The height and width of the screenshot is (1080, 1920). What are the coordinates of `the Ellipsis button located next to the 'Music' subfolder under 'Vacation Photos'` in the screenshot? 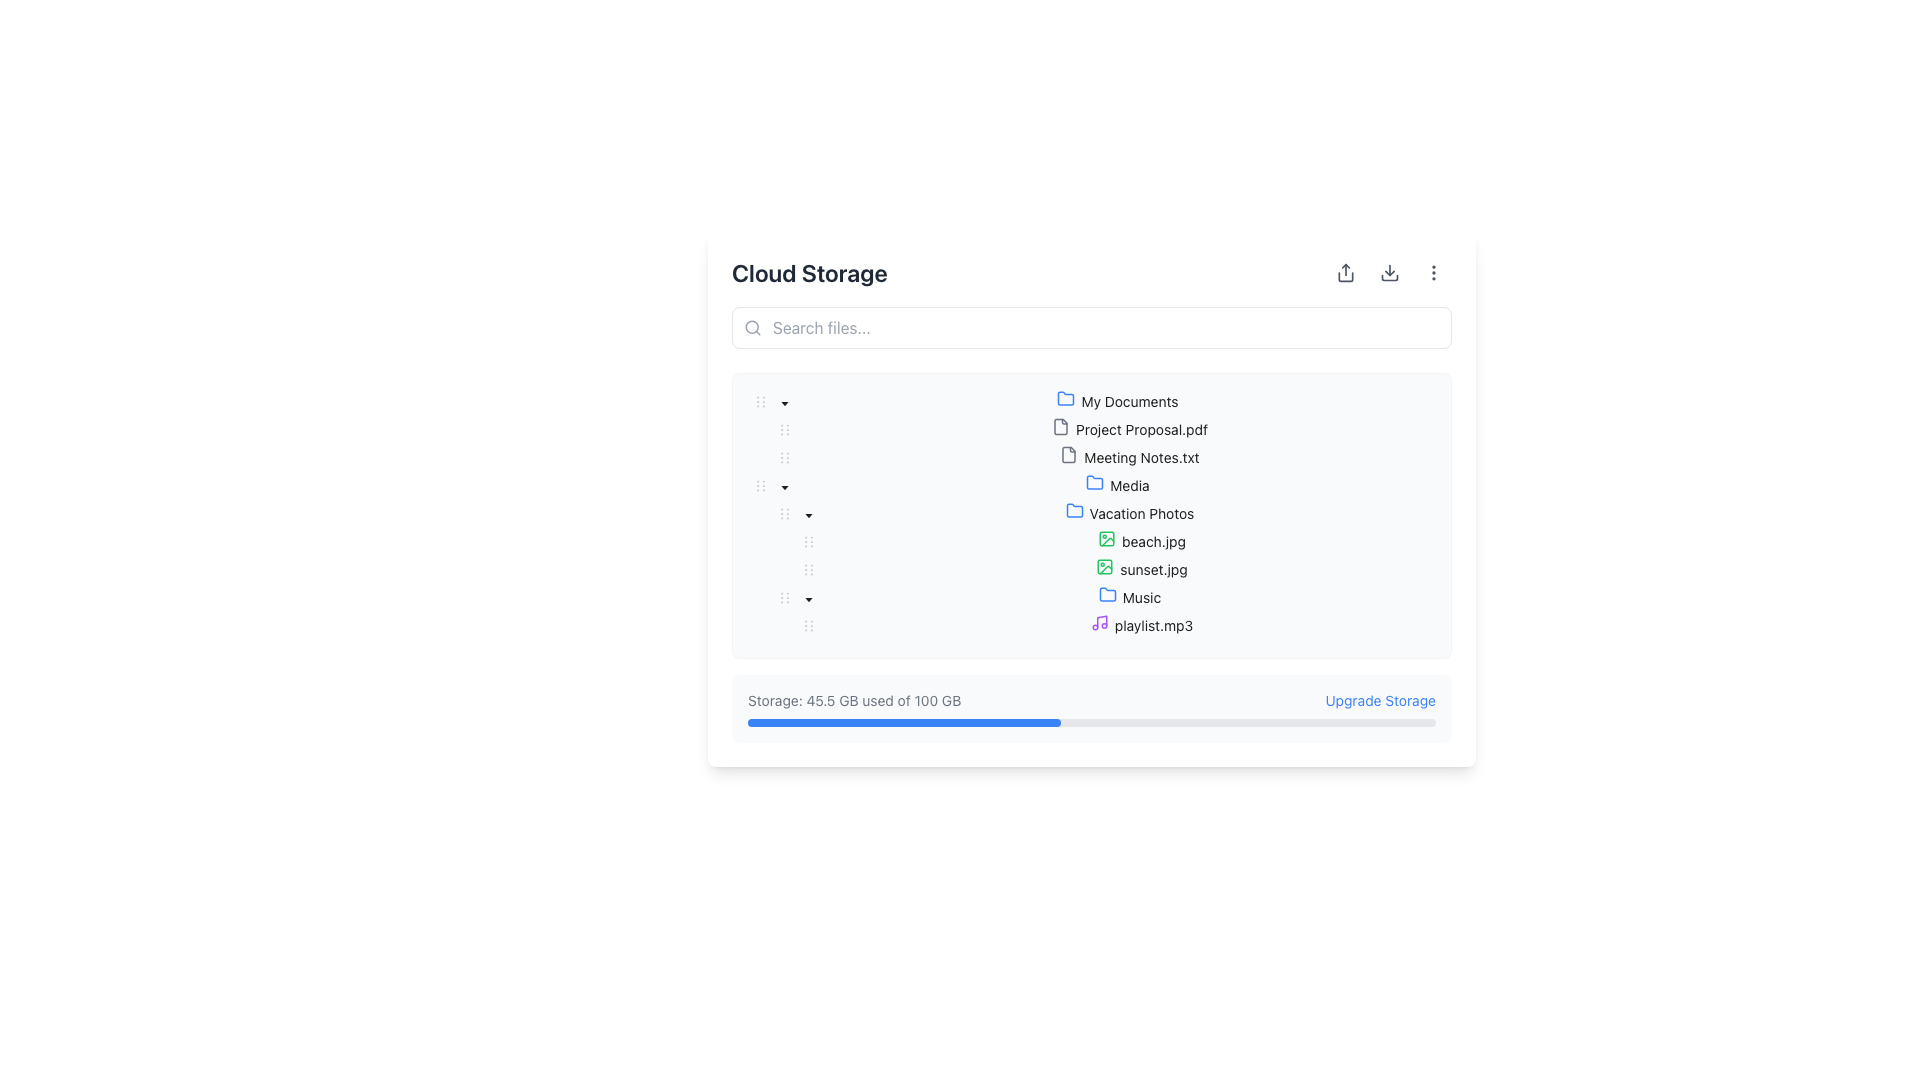 It's located at (784, 596).